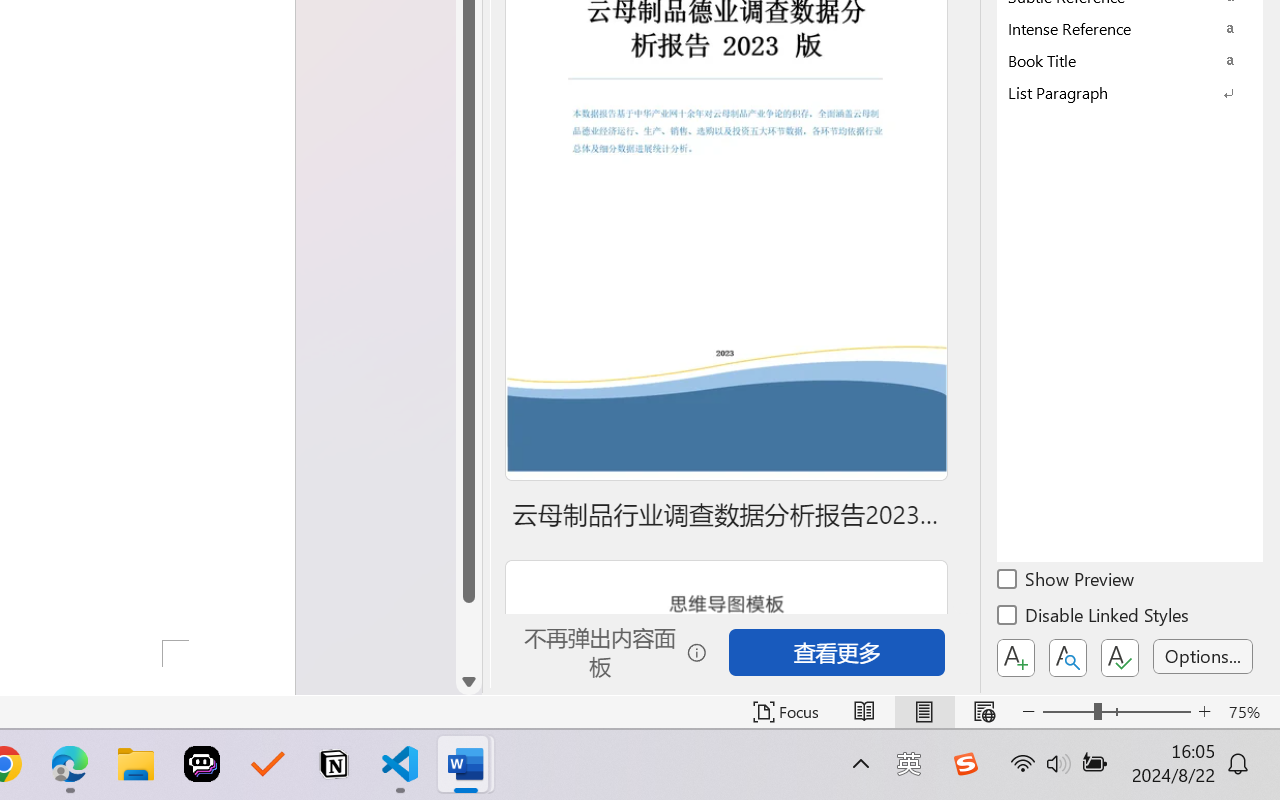  Describe the element at coordinates (1204, 711) in the screenshot. I see `'Zoom In'` at that location.